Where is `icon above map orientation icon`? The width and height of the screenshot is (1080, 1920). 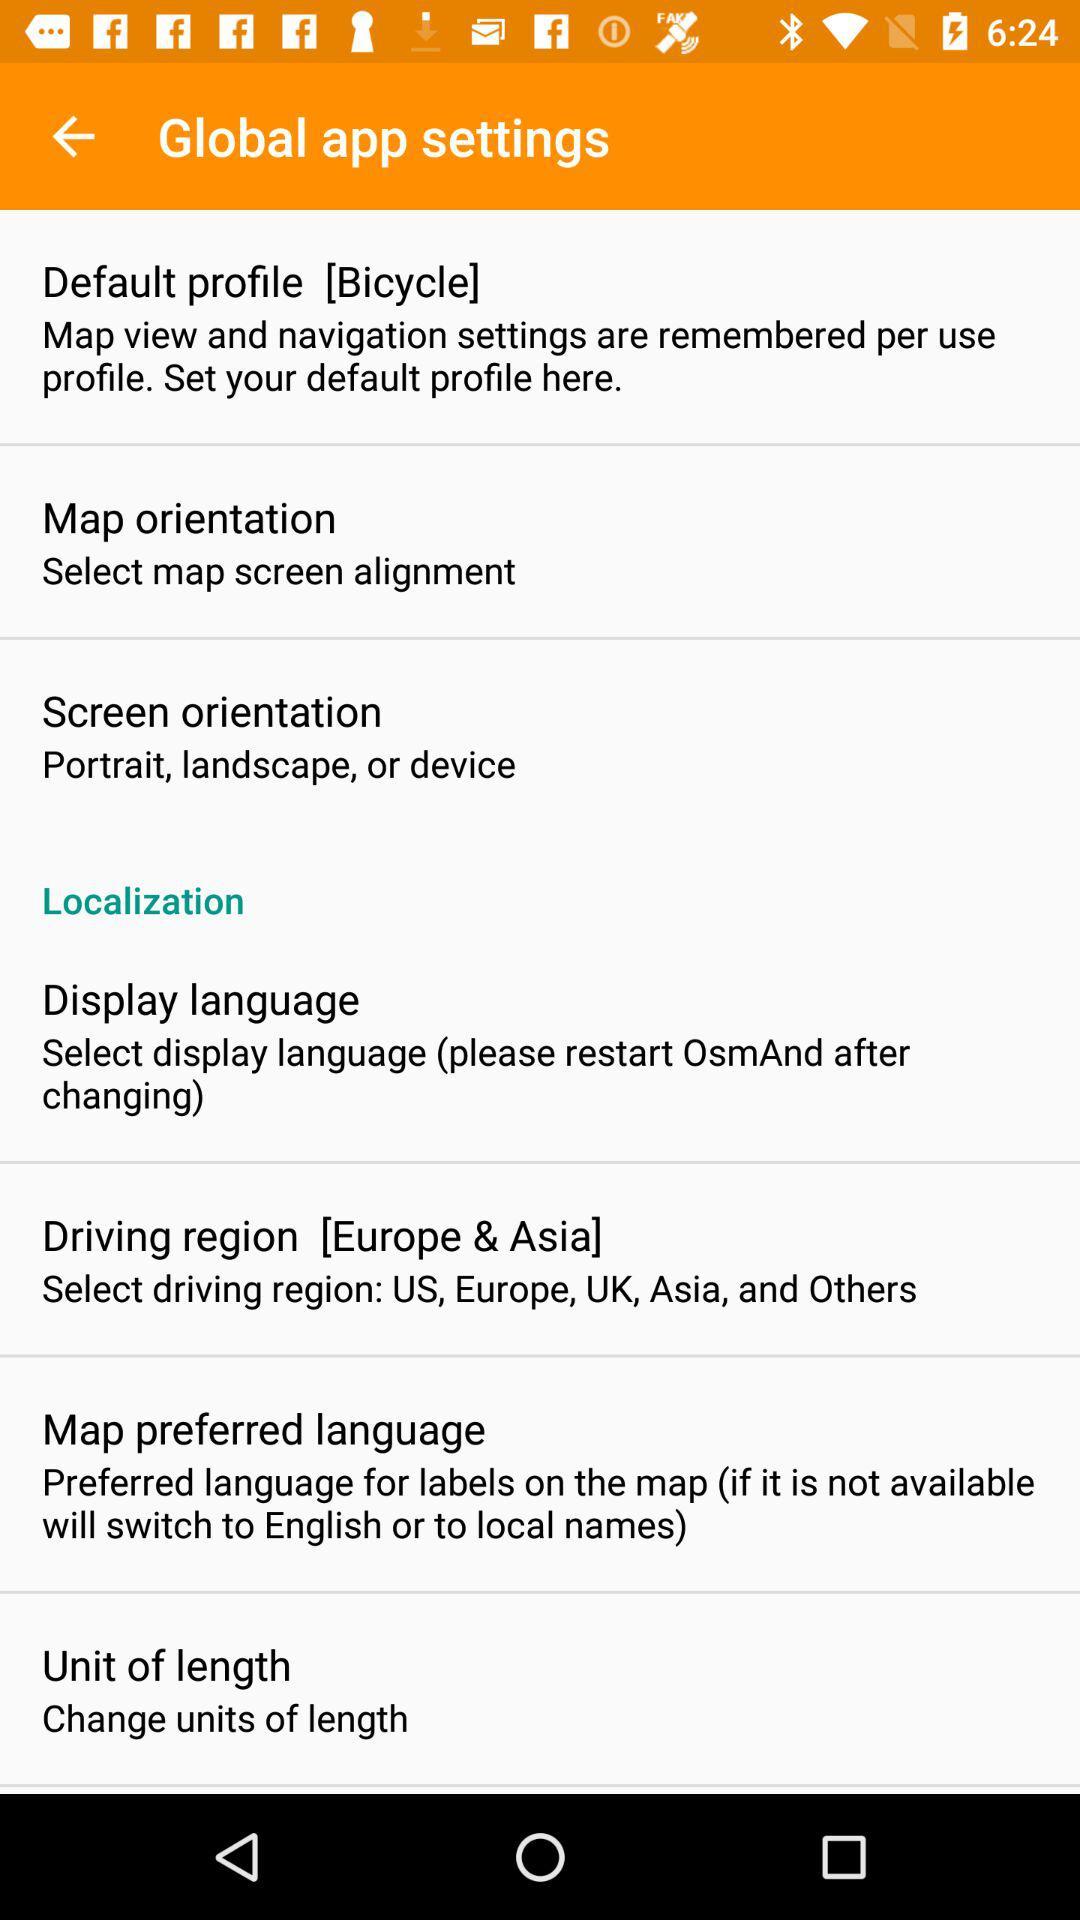 icon above map orientation icon is located at coordinates (540, 355).